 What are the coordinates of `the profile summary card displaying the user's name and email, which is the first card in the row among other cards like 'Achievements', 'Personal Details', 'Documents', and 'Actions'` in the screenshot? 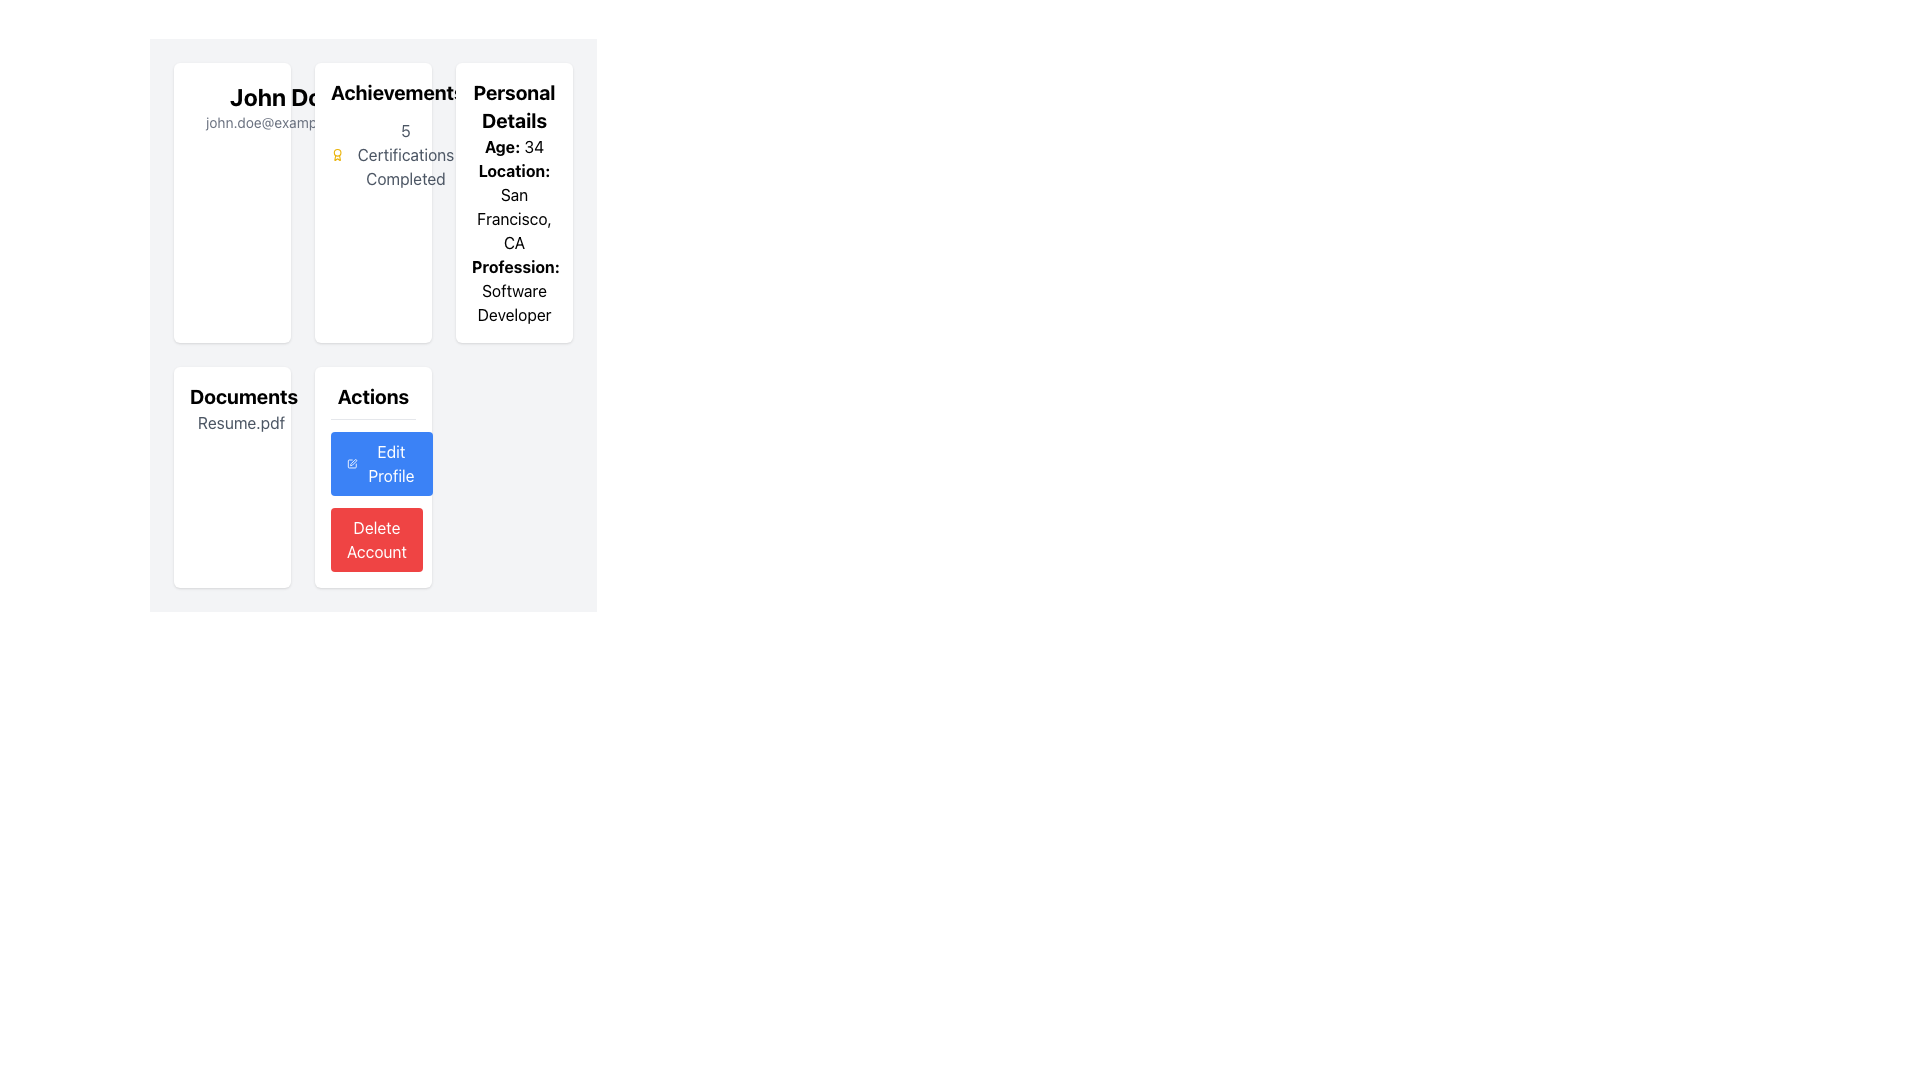 It's located at (232, 203).